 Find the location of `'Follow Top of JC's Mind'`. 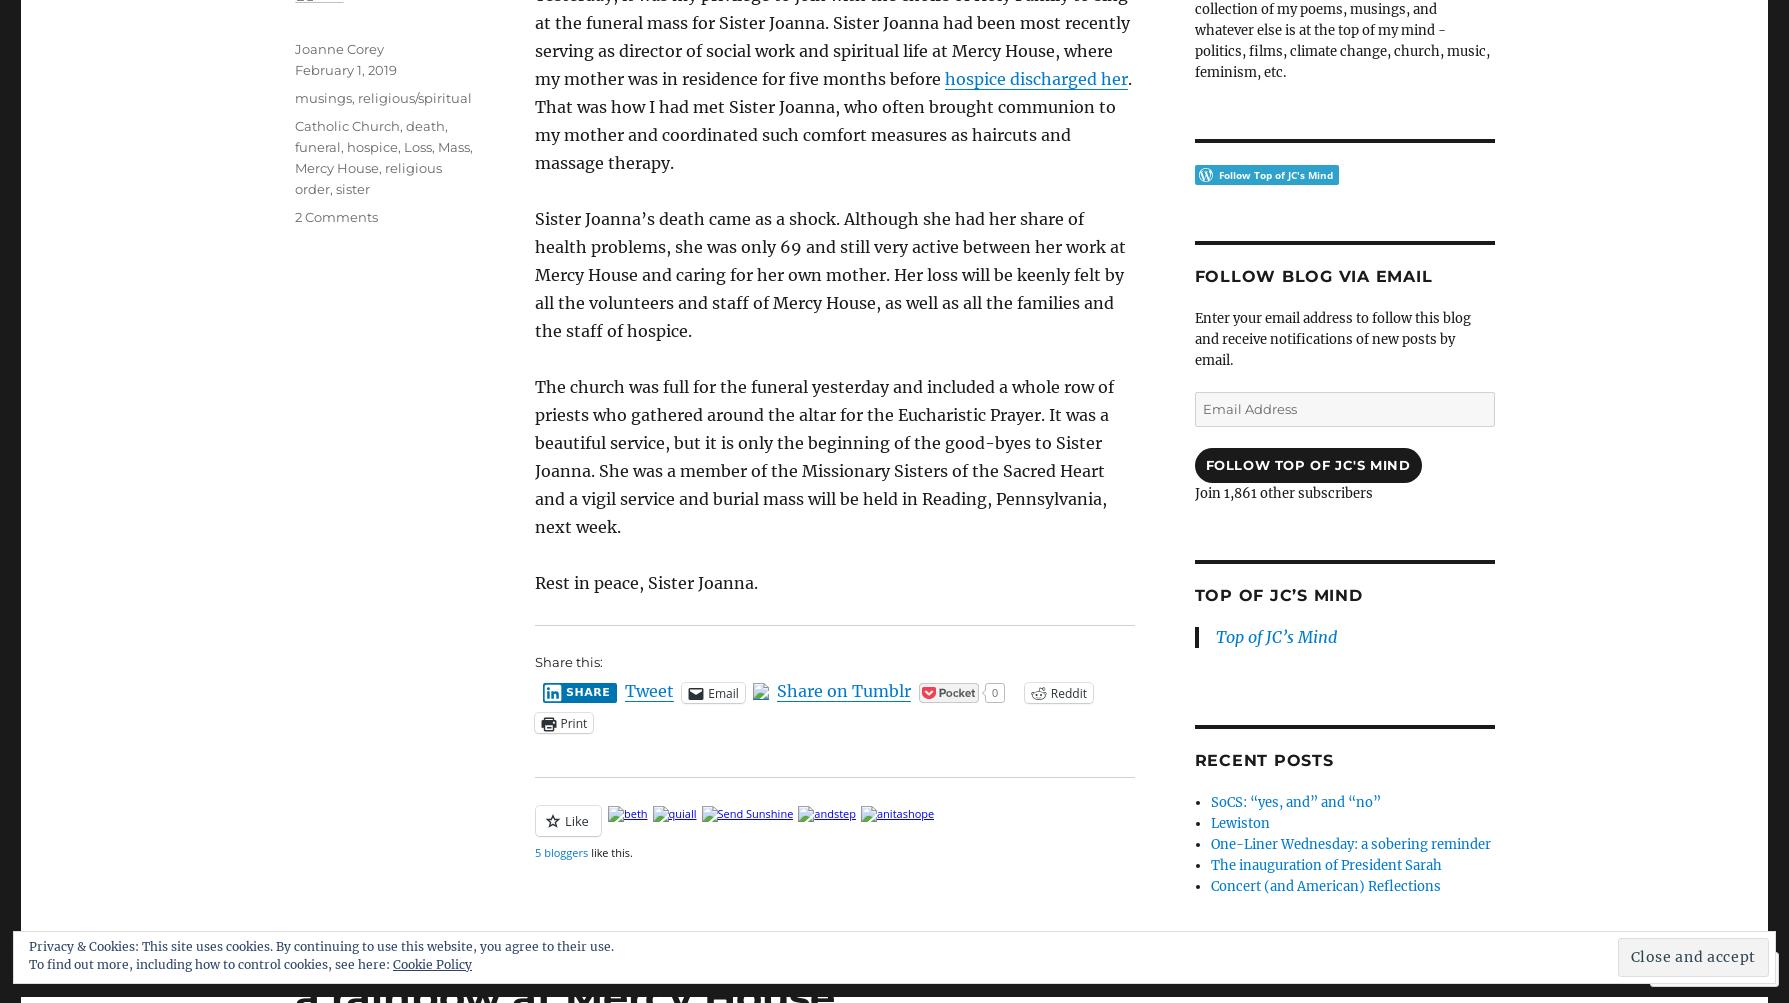

'Follow Top of JC's Mind' is located at coordinates (1307, 464).